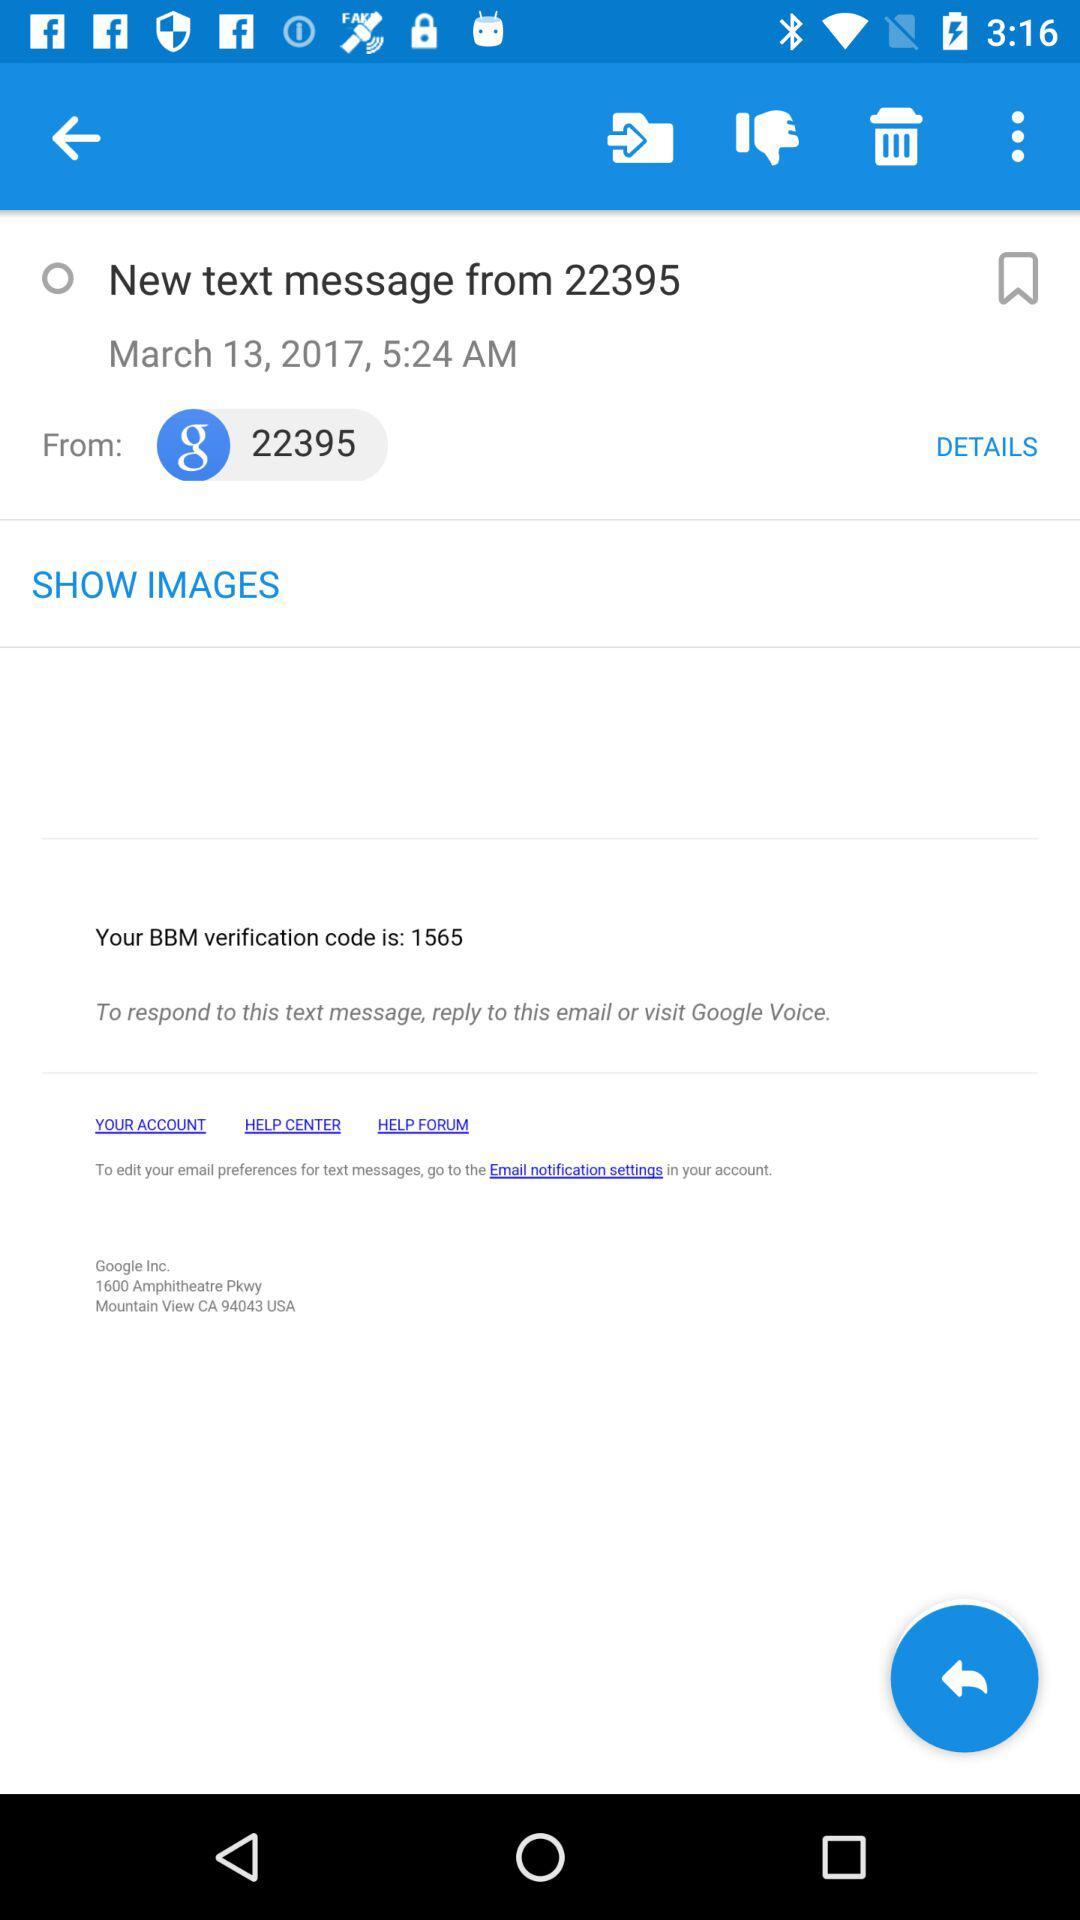  What do you see at coordinates (540, 1238) in the screenshot?
I see `main content of the page` at bounding box center [540, 1238].